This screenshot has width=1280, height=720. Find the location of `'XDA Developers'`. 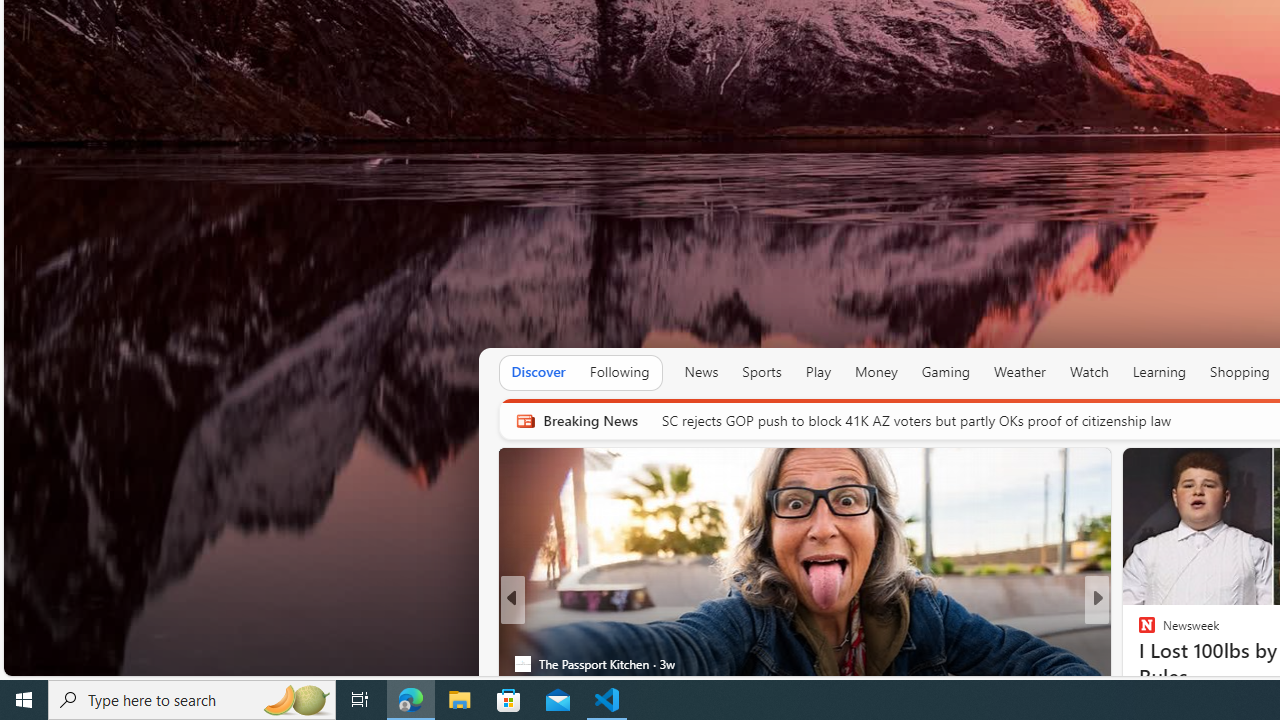

'XDA Developers' is located at coordinates (1138, 632).